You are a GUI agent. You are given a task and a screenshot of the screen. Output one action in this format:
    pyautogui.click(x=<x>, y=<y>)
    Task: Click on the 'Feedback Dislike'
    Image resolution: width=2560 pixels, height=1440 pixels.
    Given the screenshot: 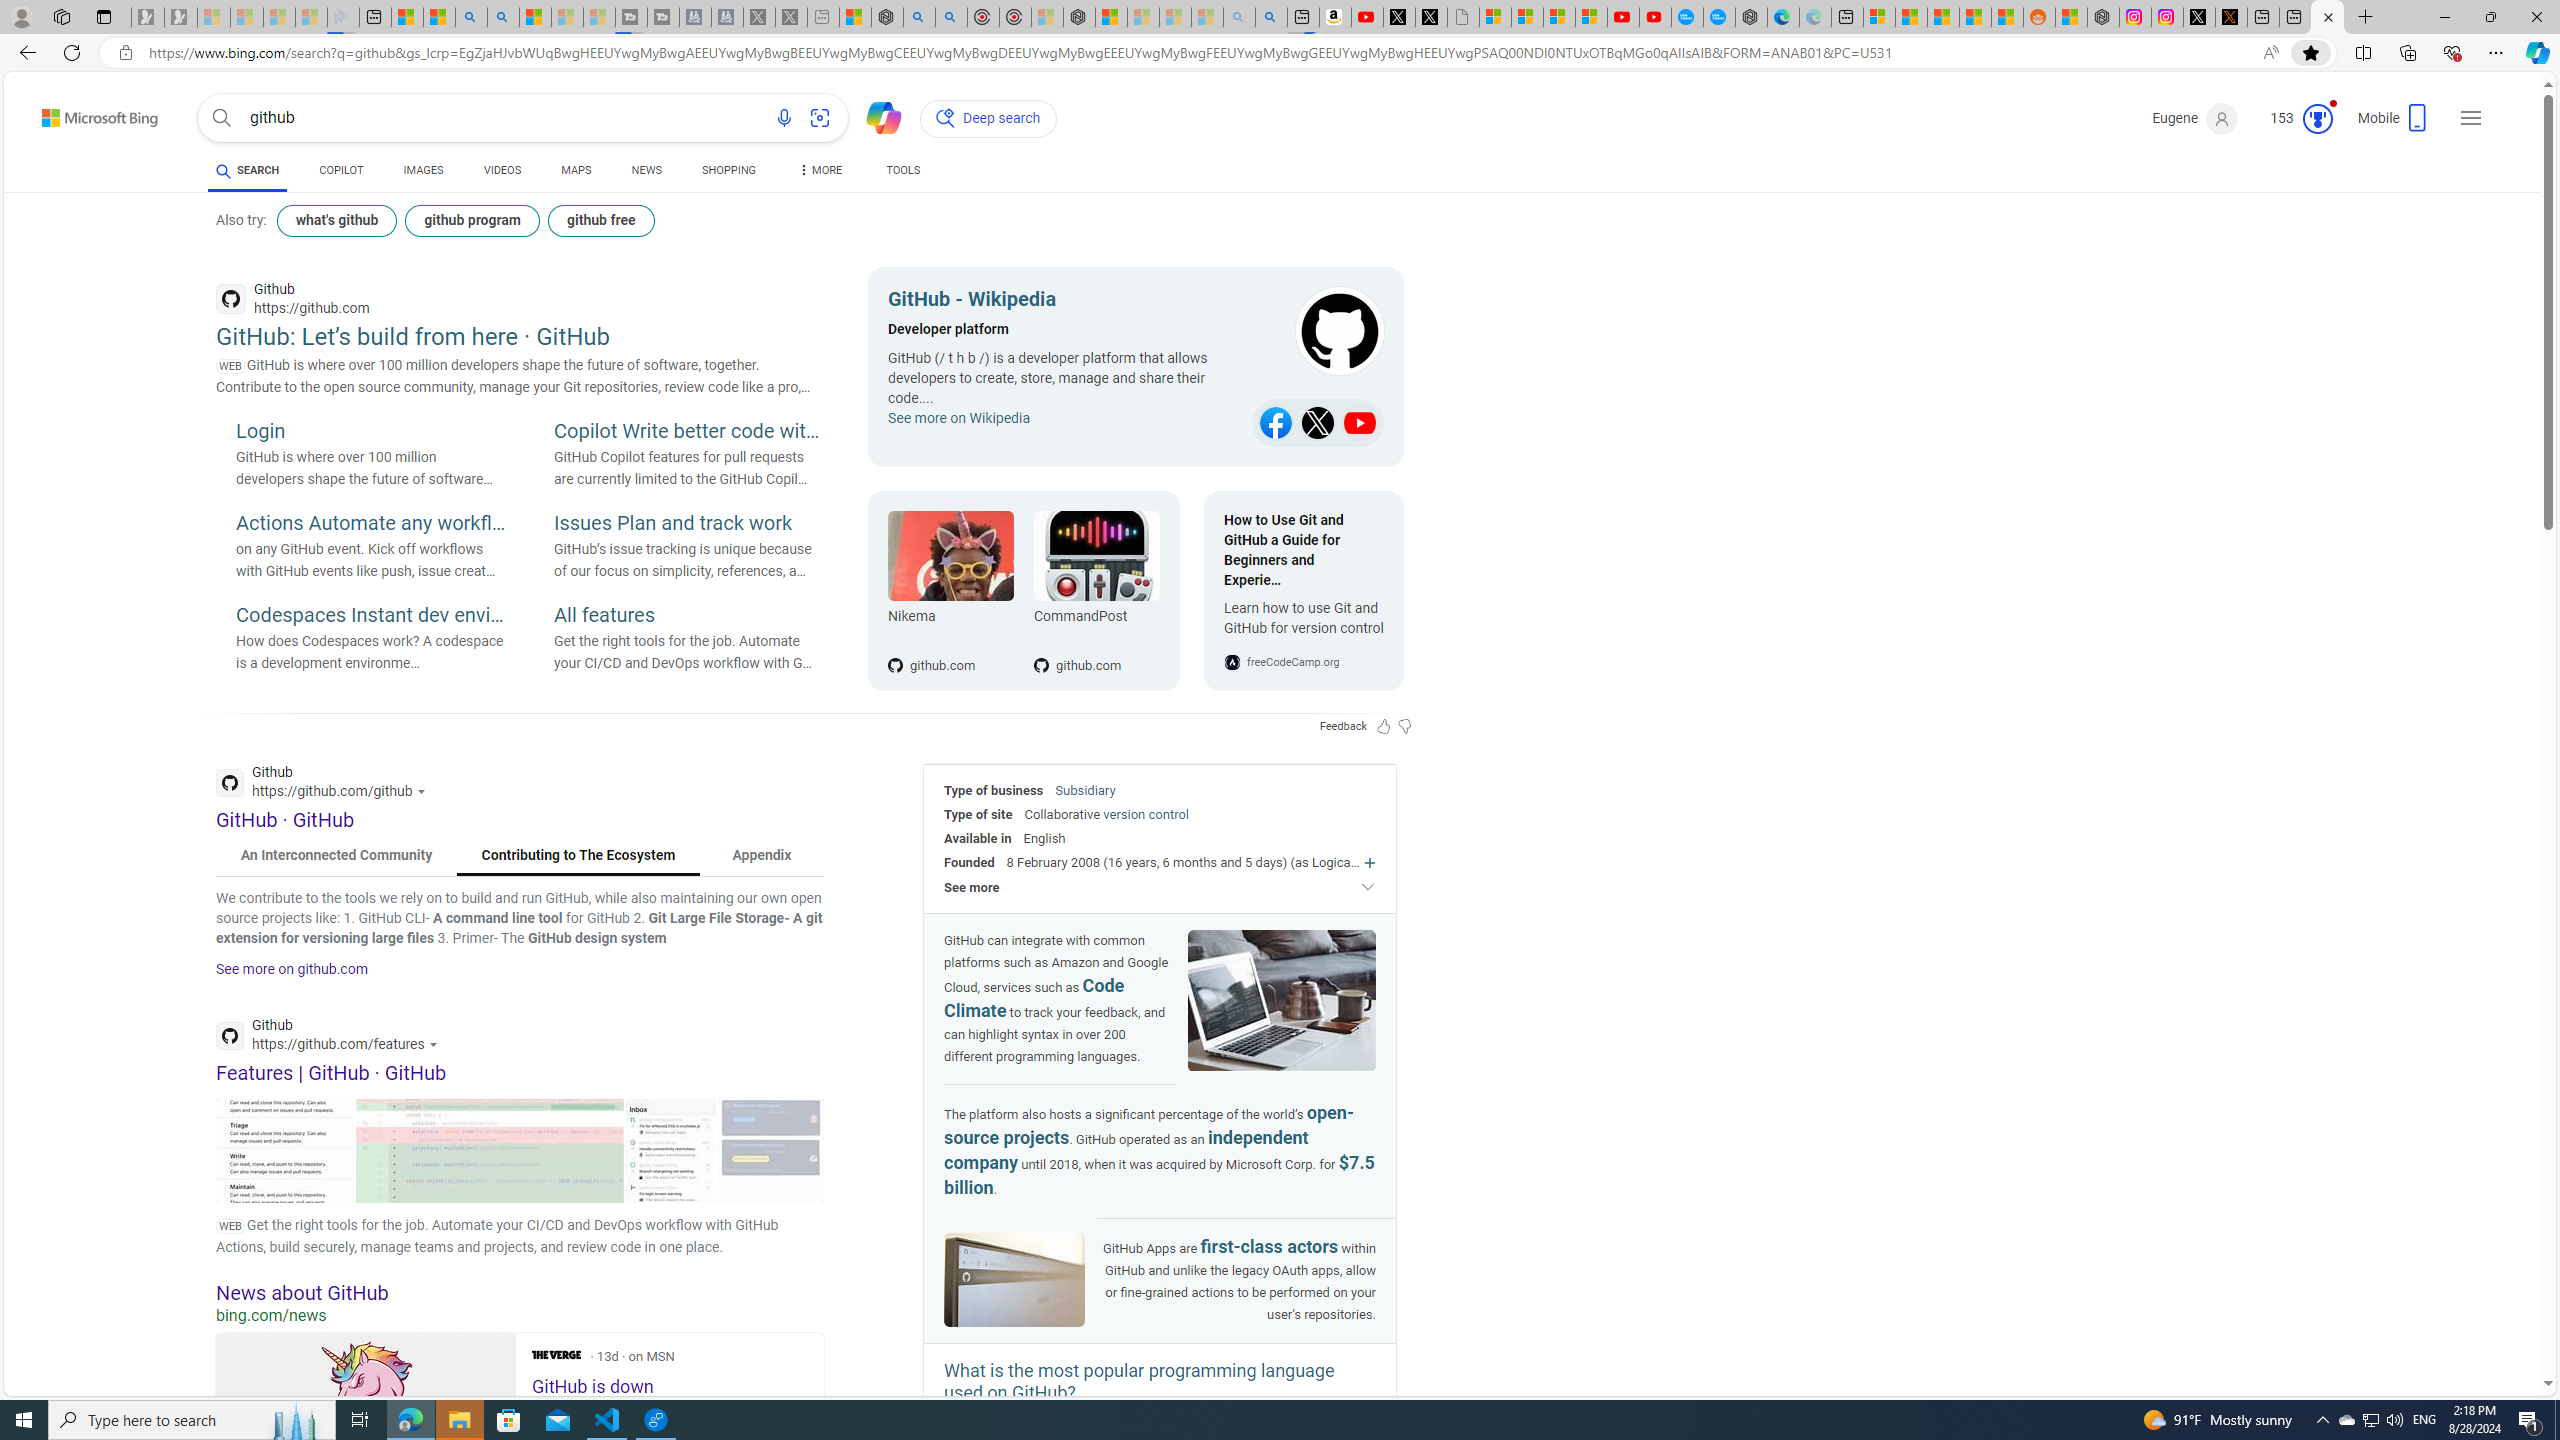 What is the action you would take?
    pyautogui.click(x=1405, y=725)
    